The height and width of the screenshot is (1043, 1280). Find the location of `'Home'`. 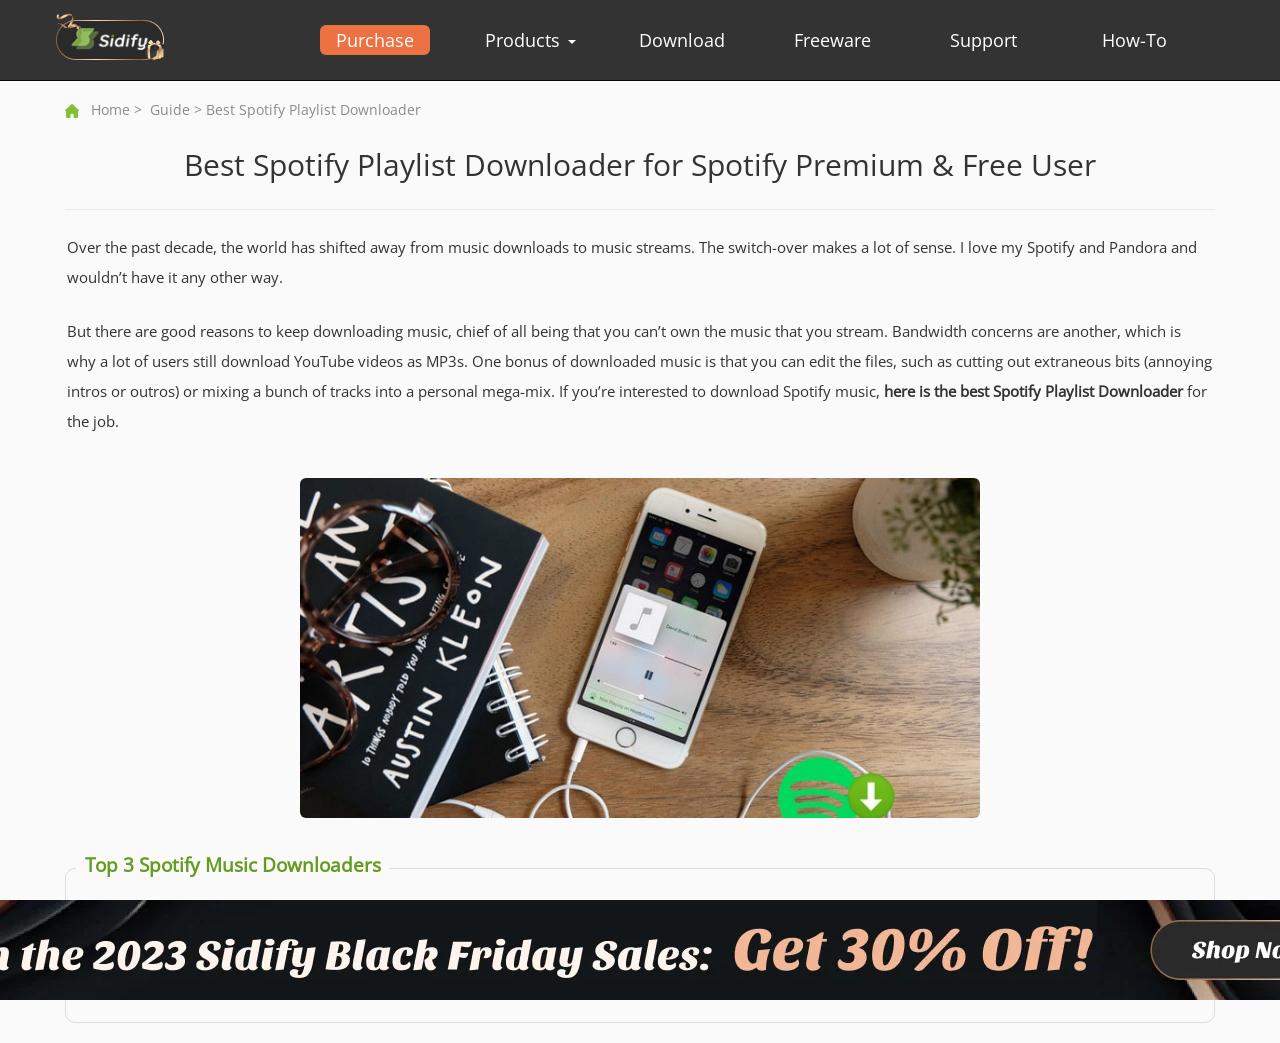

'Home' is located at coordinates (109, 109).